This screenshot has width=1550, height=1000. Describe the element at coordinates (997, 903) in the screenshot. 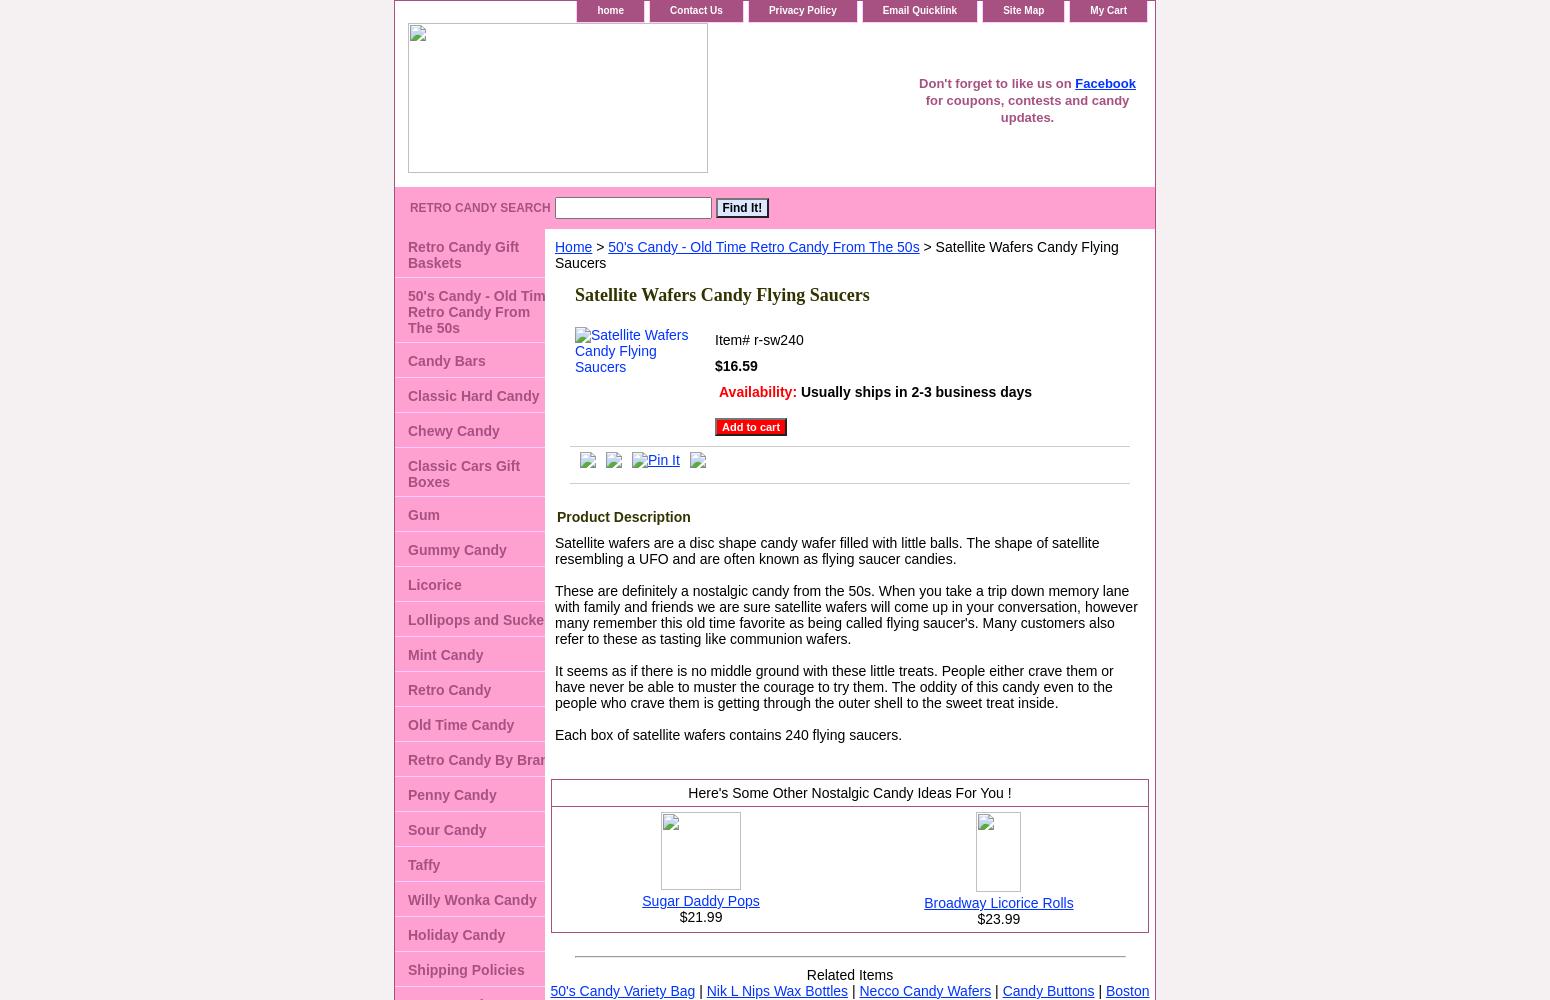

I see `'Broadway Licorice Rolls'` at that location.